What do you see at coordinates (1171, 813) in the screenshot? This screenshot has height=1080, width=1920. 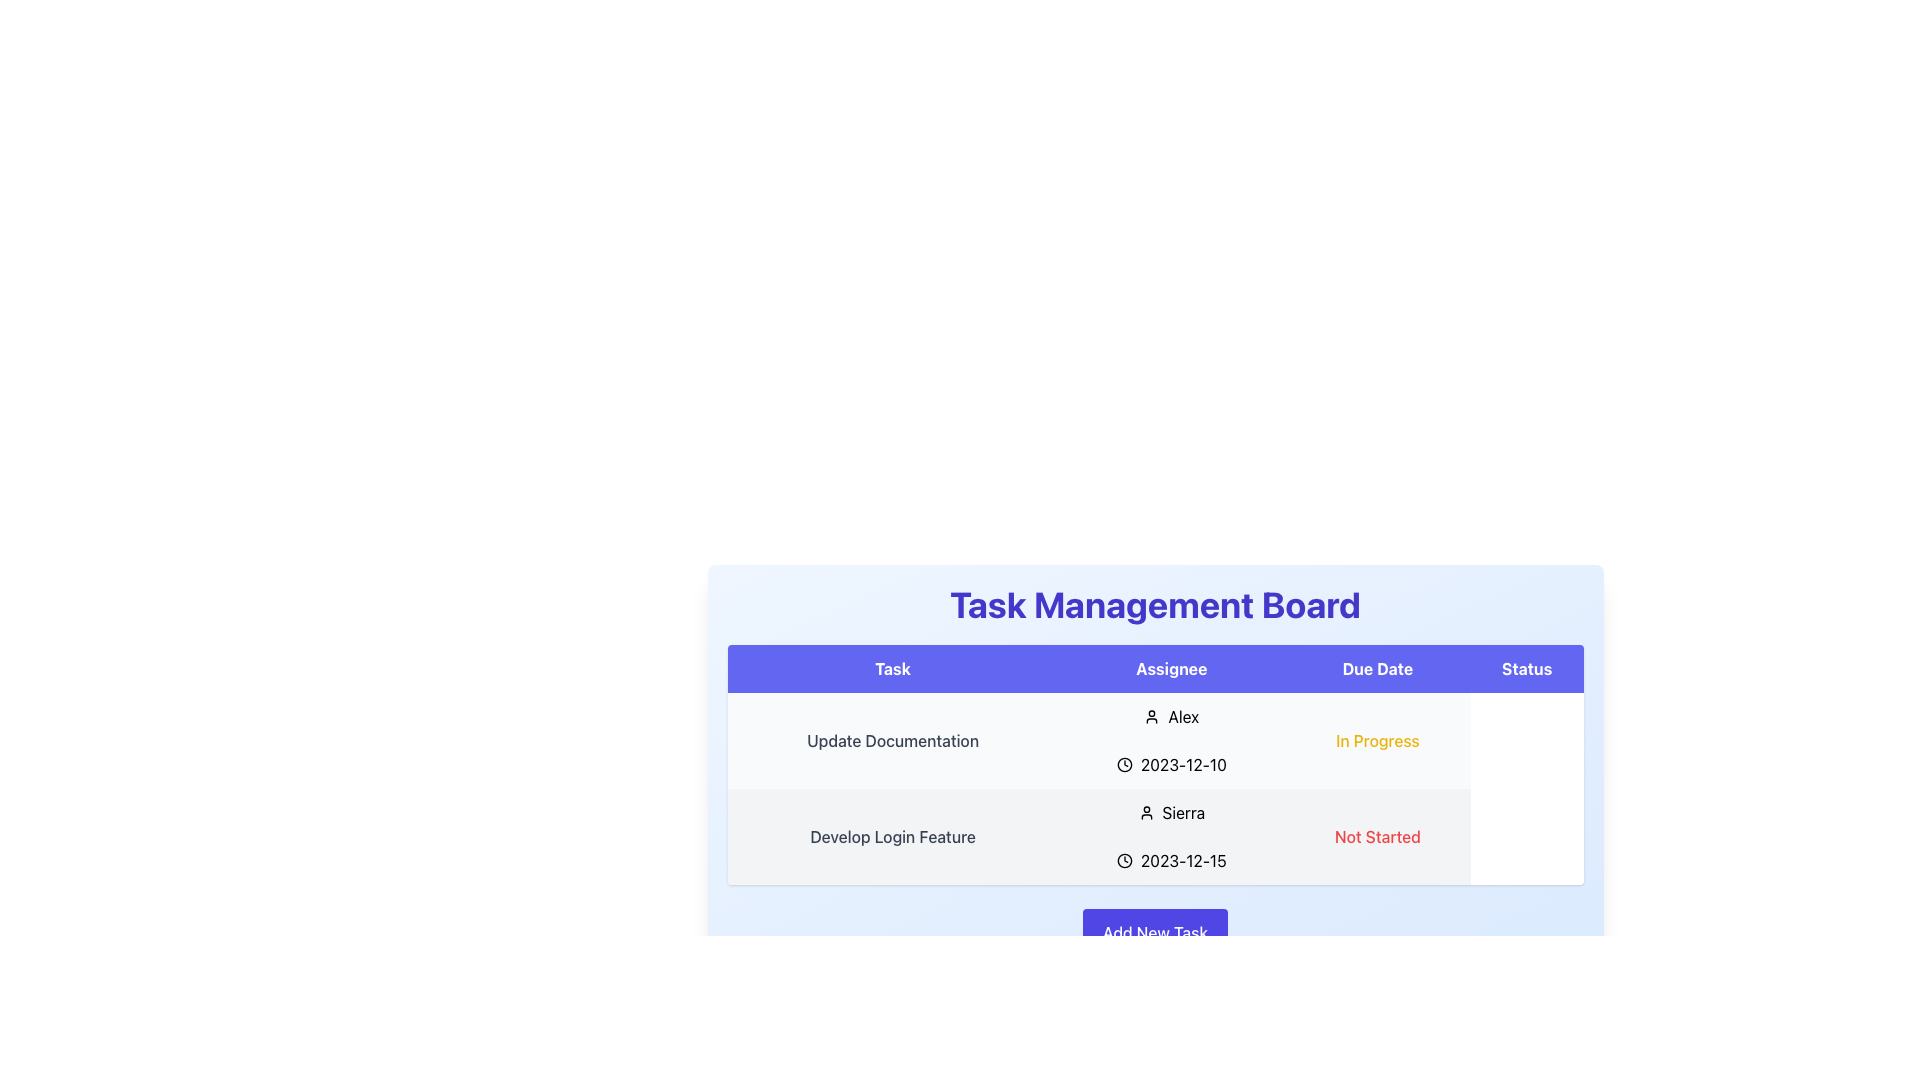 I see `the text with accompanying icon that indicates the assignee of the task 'Develop Login Feature', located in the second row of the task management table in the 'Assignee' column` at bounding box center [1171, 813].